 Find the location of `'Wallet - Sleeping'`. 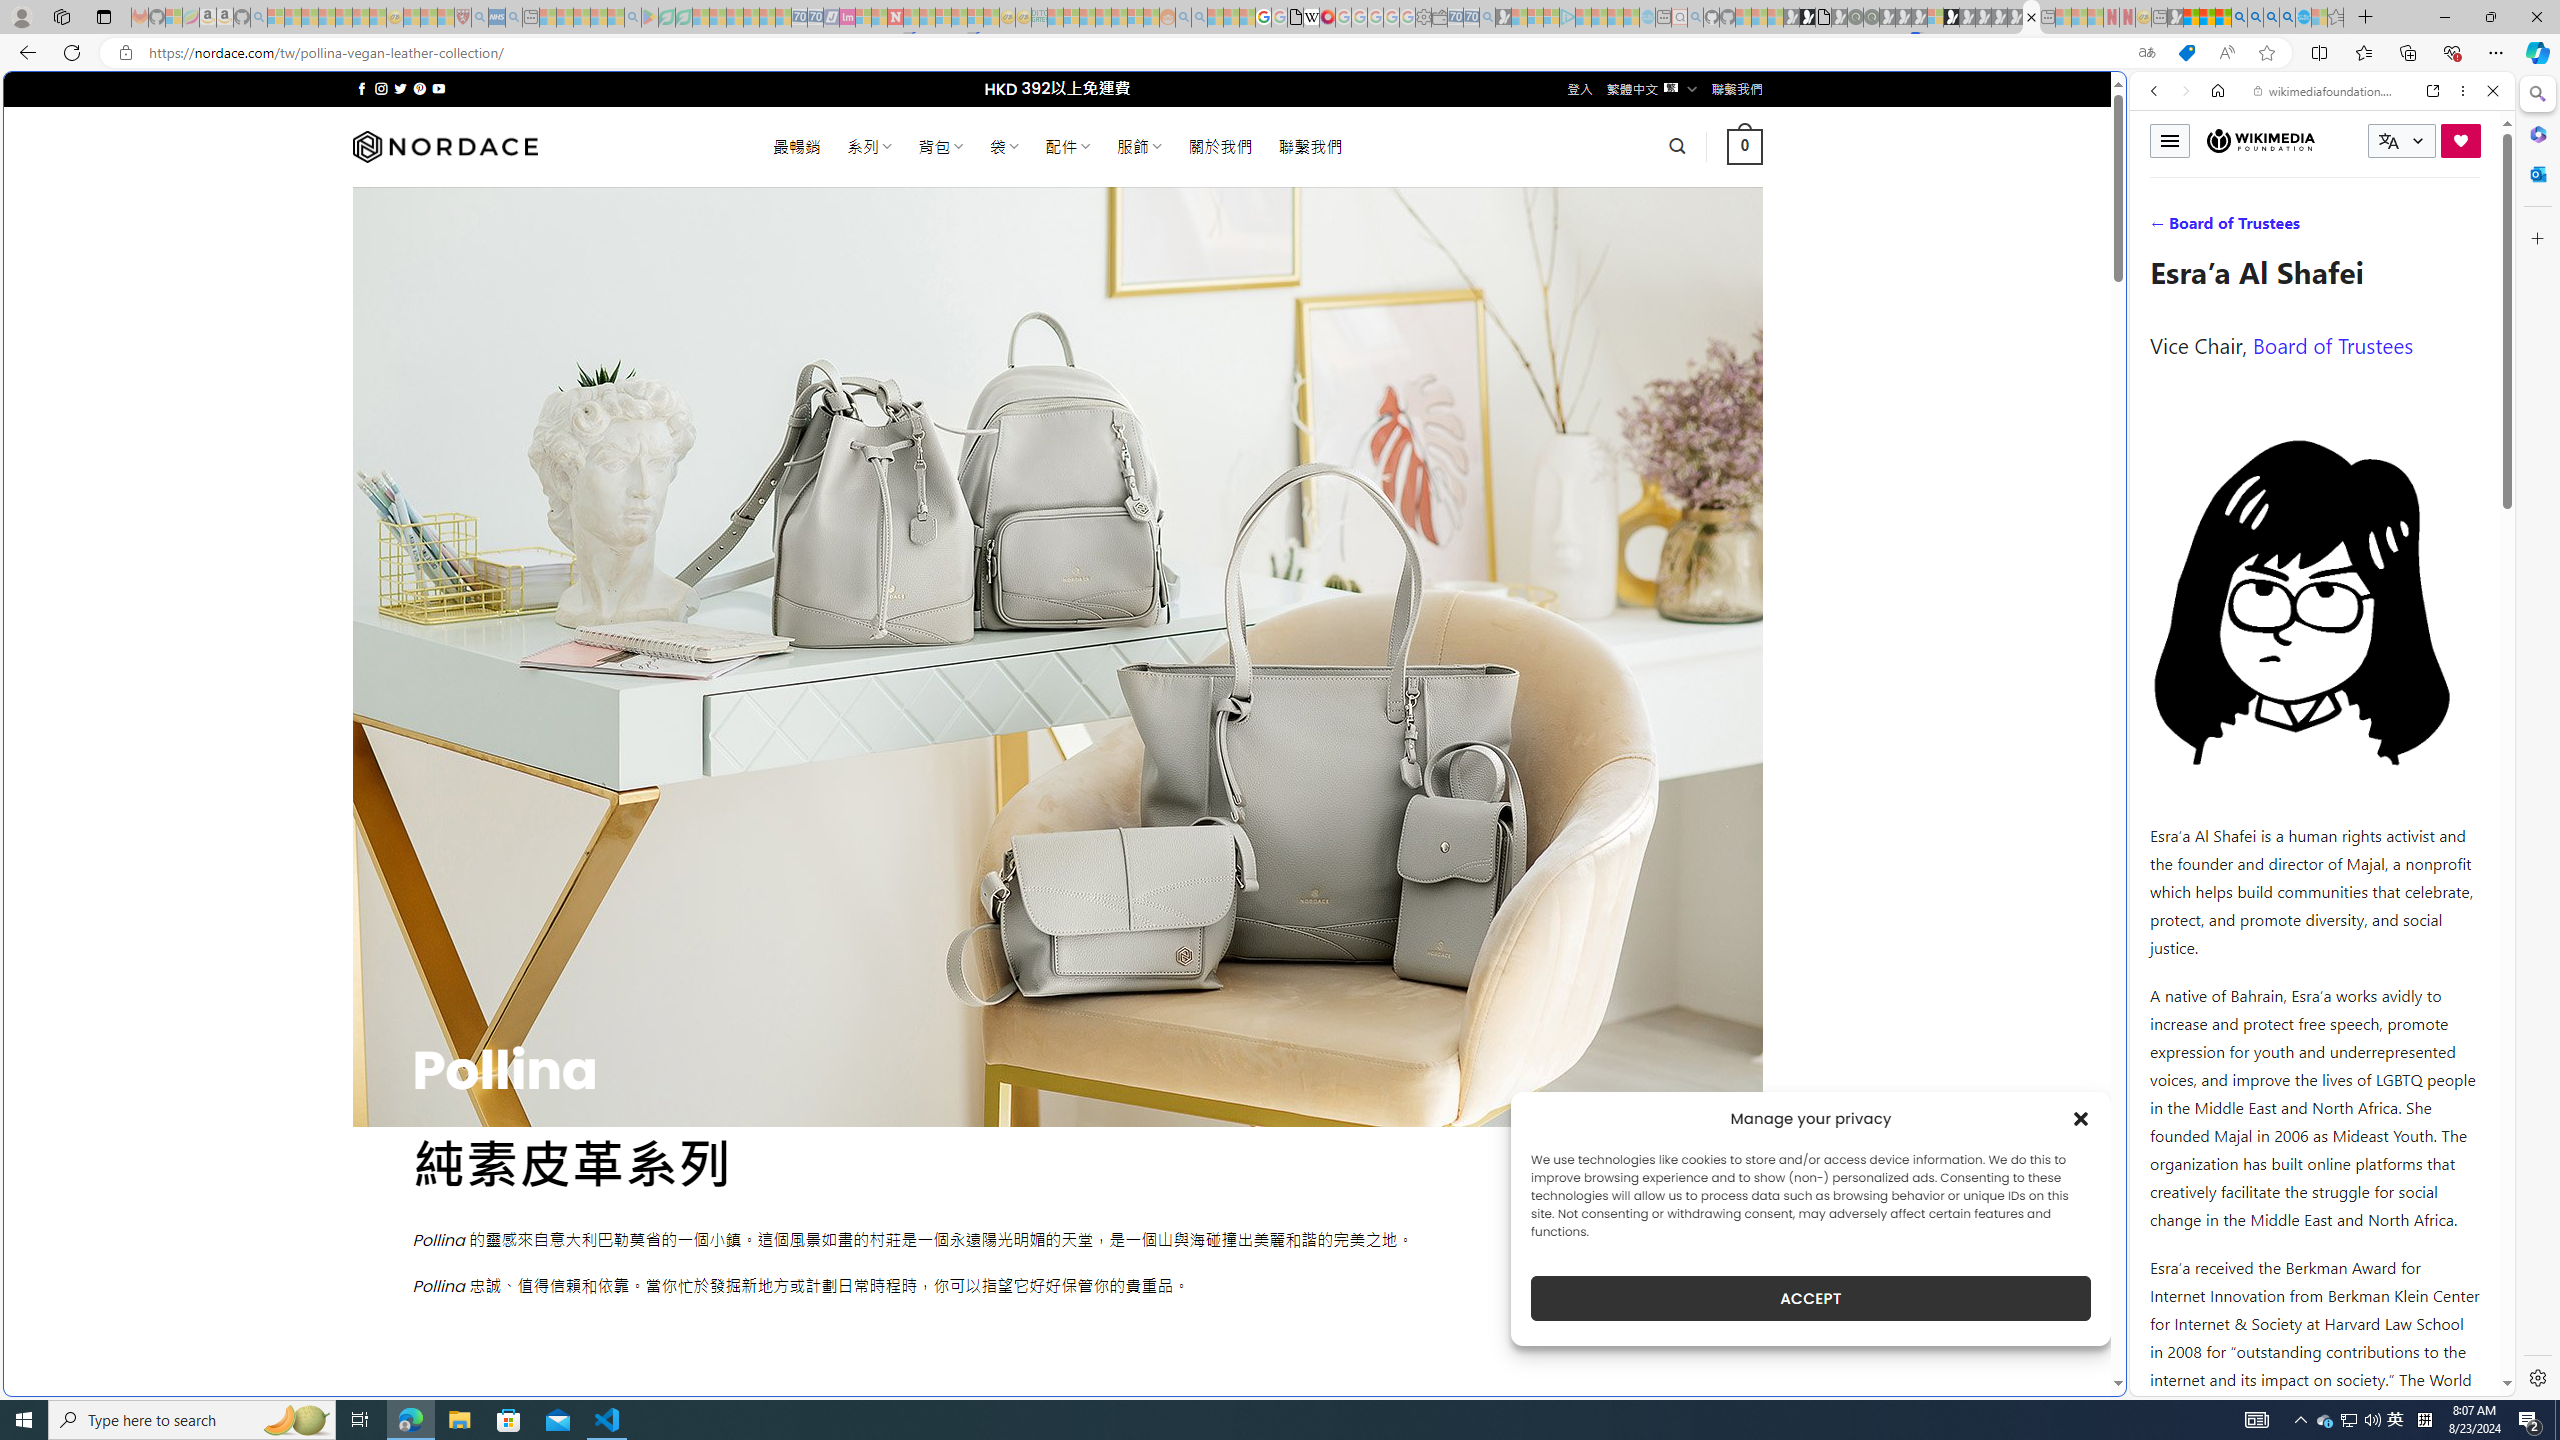

'Wallet - Sleeping' is located at coordinates (1439, 16).